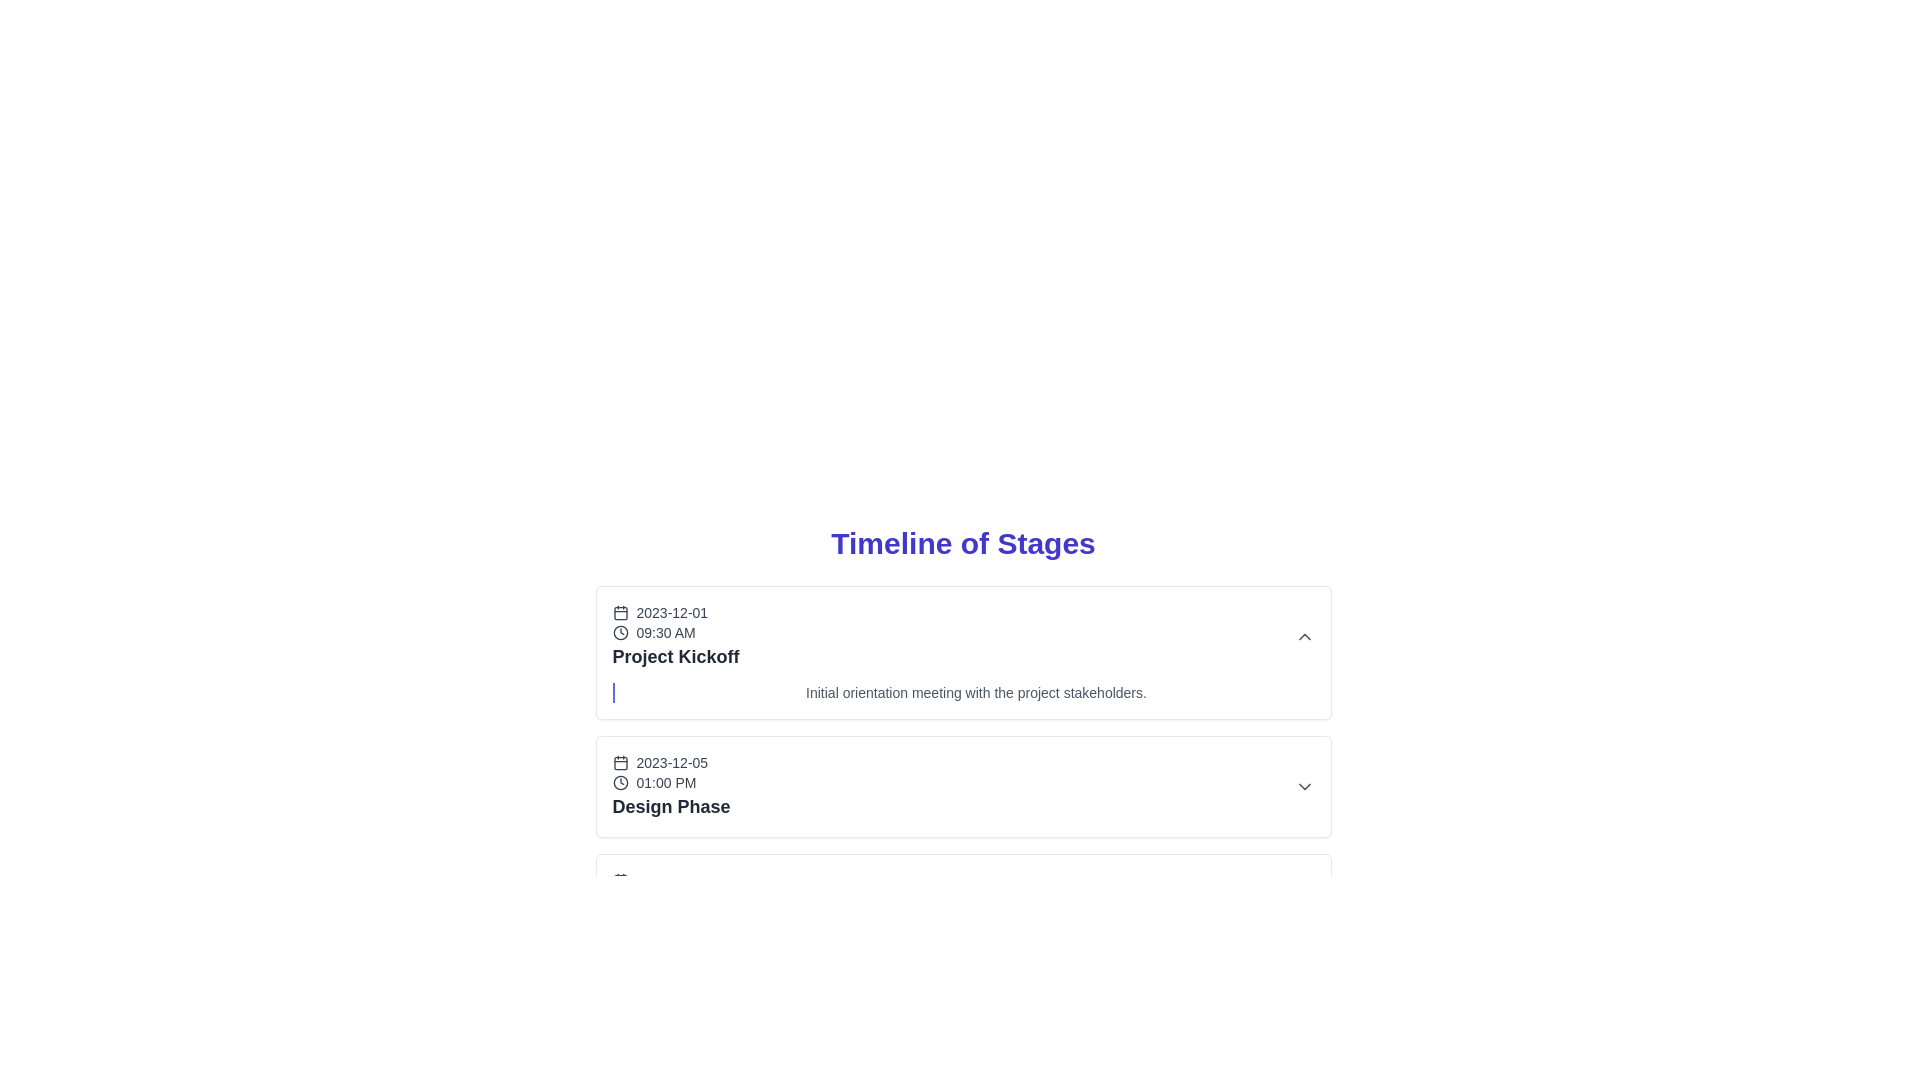 The width and height of the screenshot is (1920, 1080). Describe the element at coordinates (963, 785) in the screenshot. I see `the 'Design Phase' panel` at that location.